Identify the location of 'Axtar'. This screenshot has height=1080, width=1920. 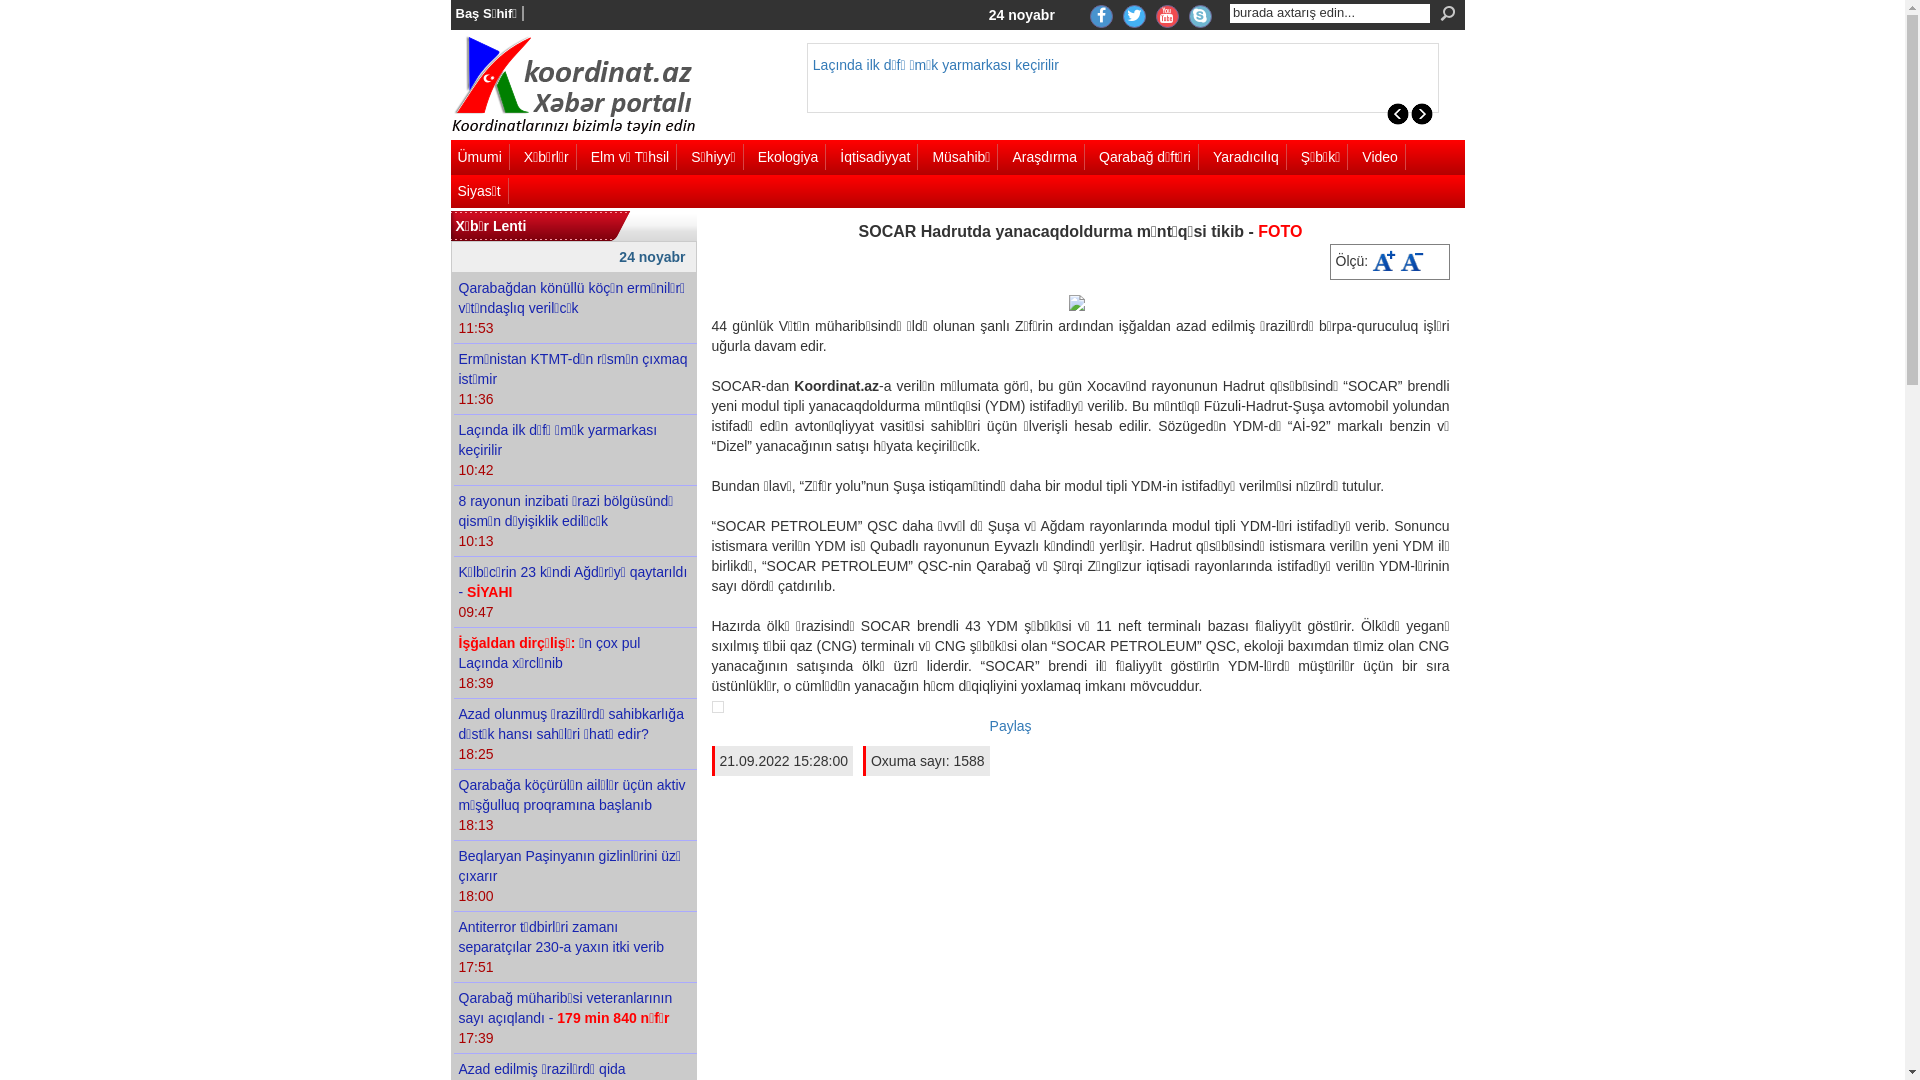
(1433, 13).